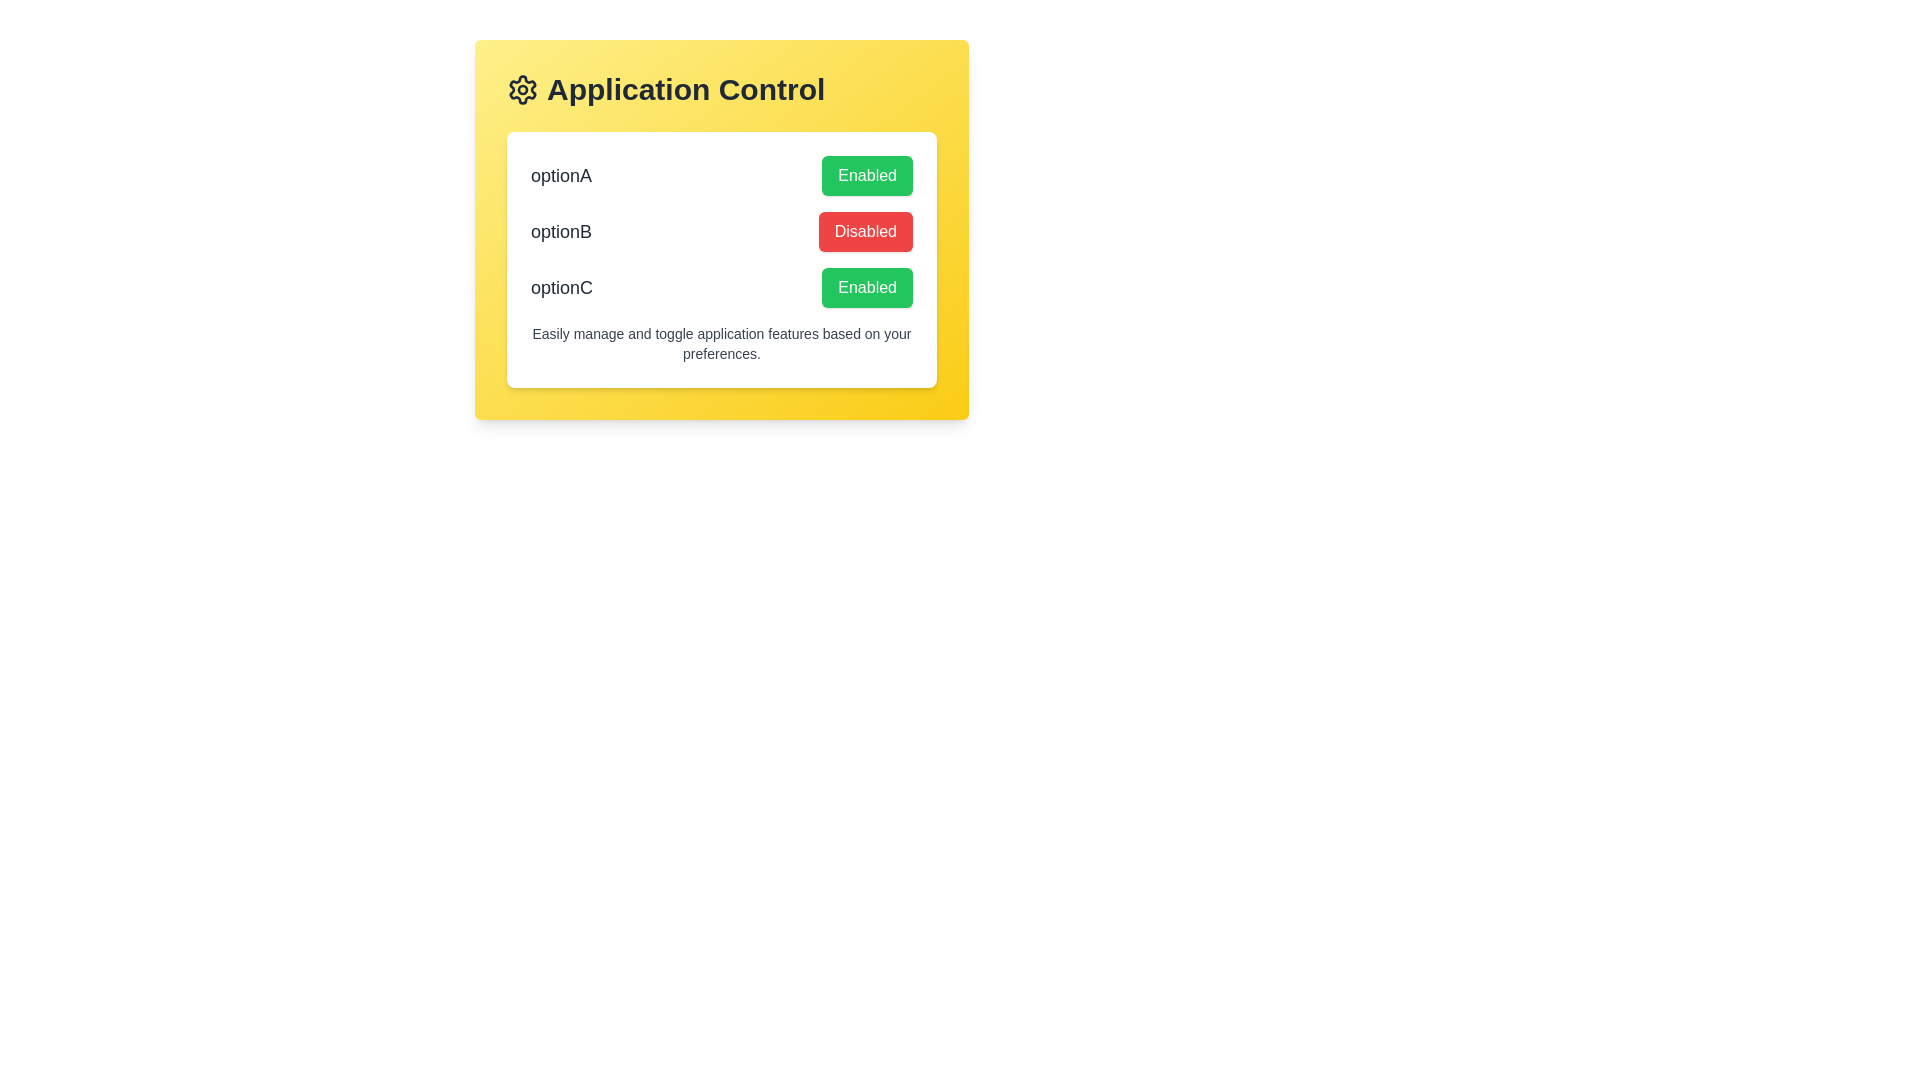  What do you see at coordinates (560, 175) in the screenshot?
I see `the text label 'optionA' located in the 'Application Control' module, which provides a description for the associated 'Enabled' button` at bounding box center [560, 175].